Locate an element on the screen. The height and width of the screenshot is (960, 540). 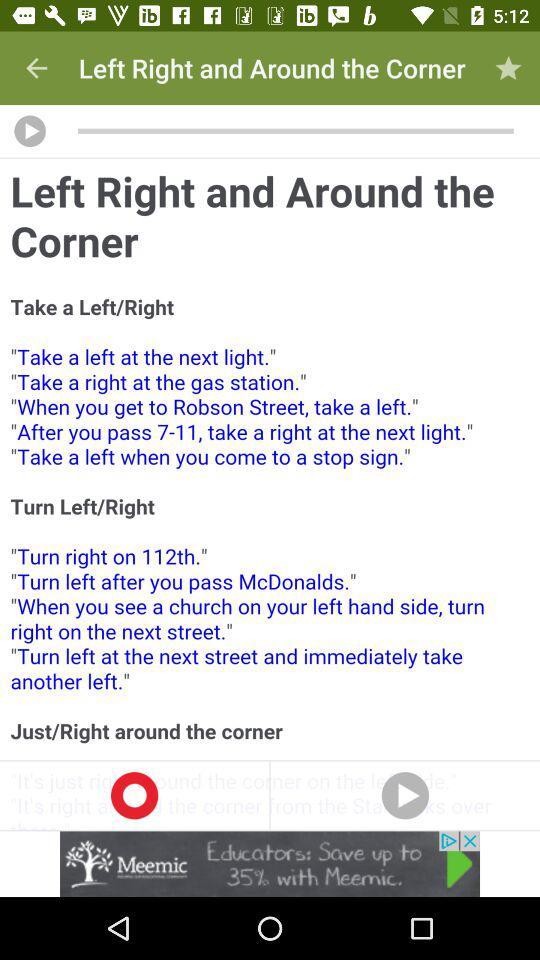
the audio is located at coordinates (29, 130).